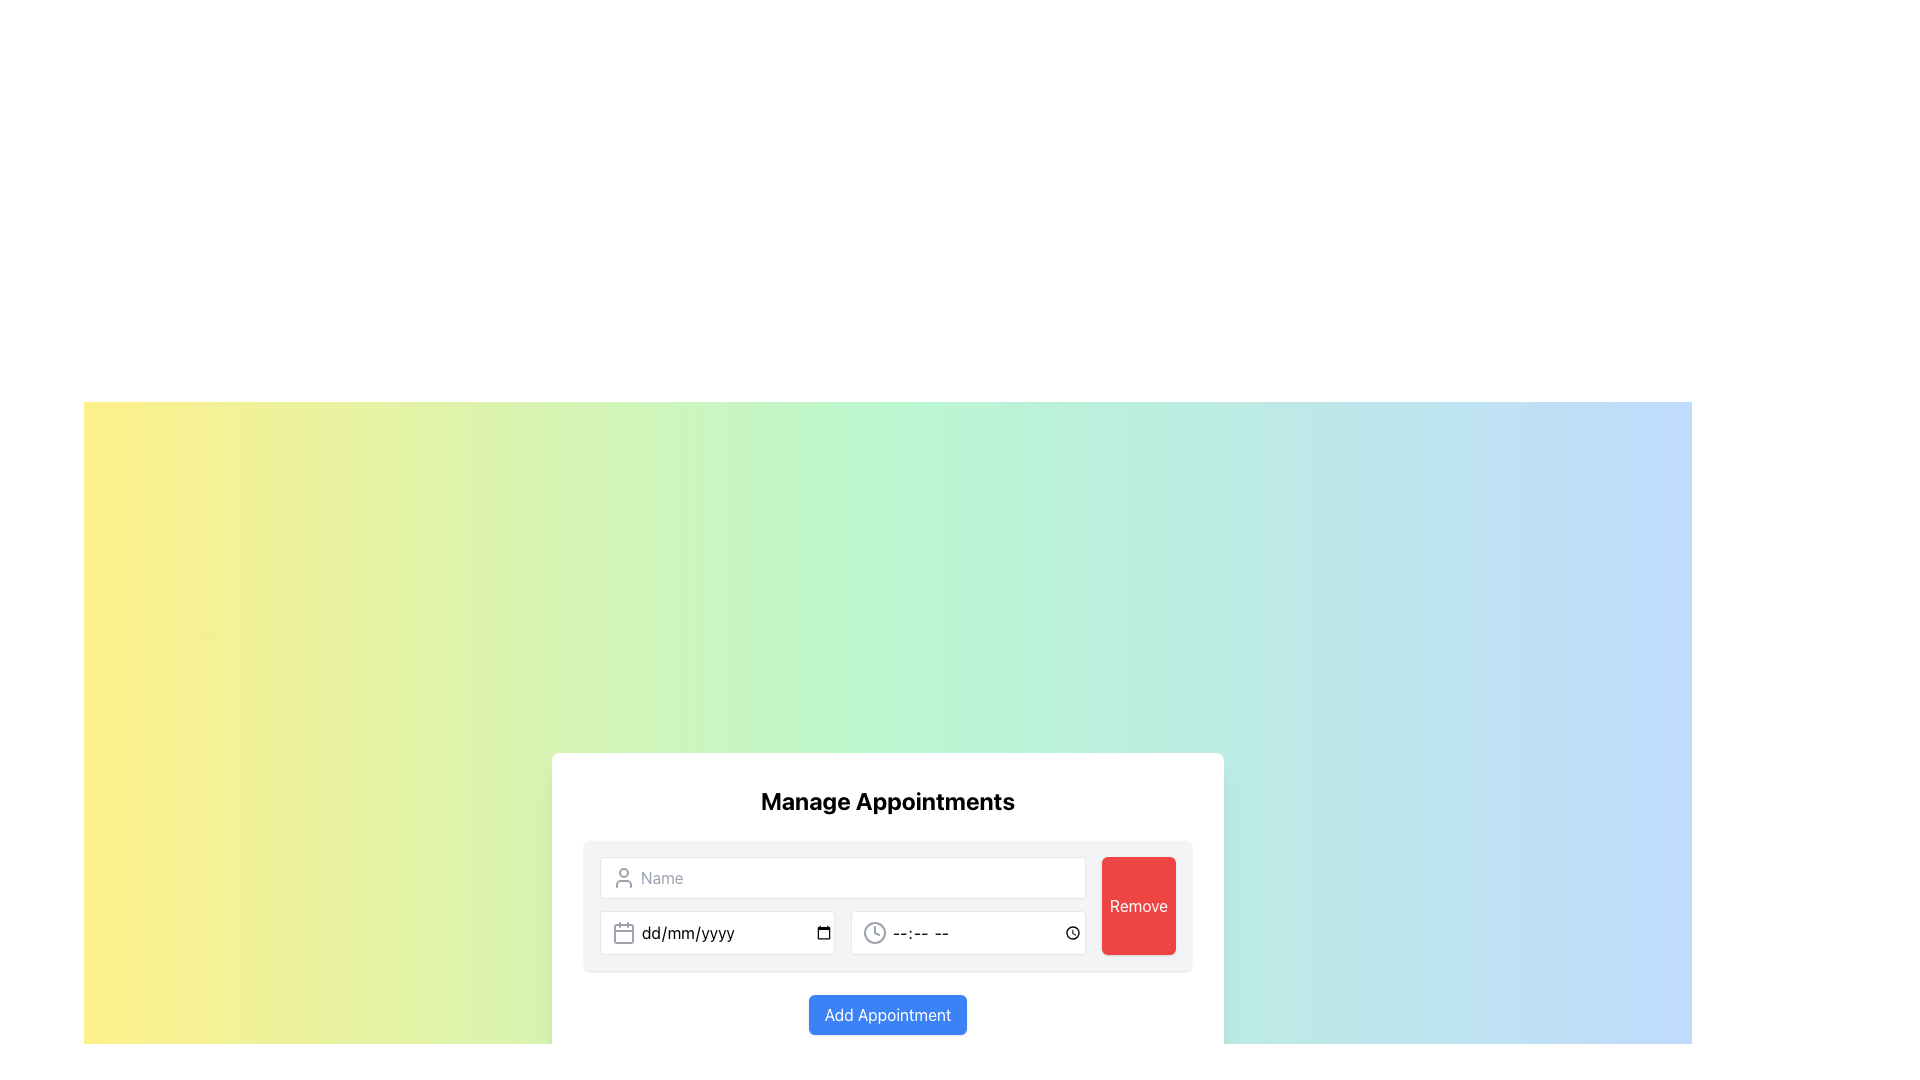 The width and height of the screenshot is (1920, 1080). What do you see at coordinates (717, 933) in the screenshot?
I see `a date from the calendar popup by clicking on the date input field located below the 'Name' input field in the left column of the form UI` at bounding box center [717, 933].